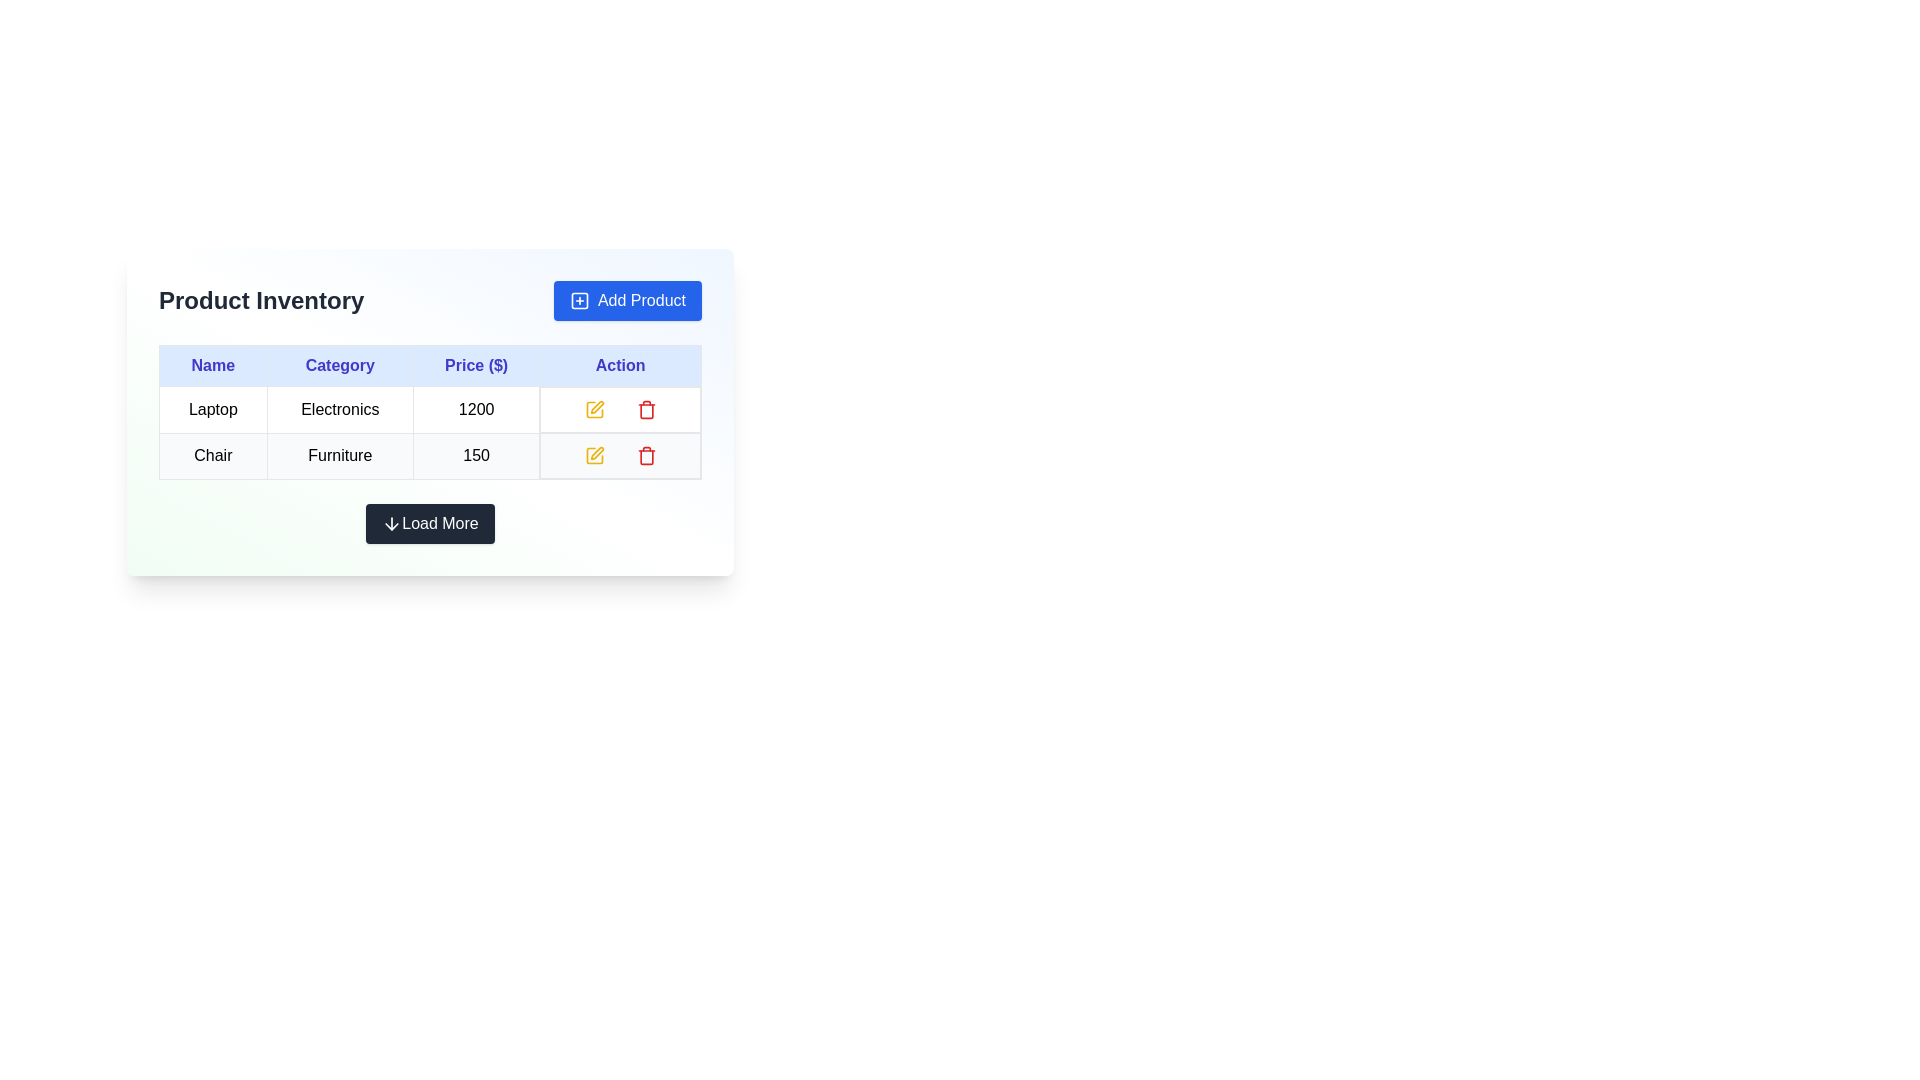 The height and width of the screenshot is (1080, 1920). I want to click on the static text label that displays the product name in the first row of the data table under the 'Name' column, so click(213, 408).